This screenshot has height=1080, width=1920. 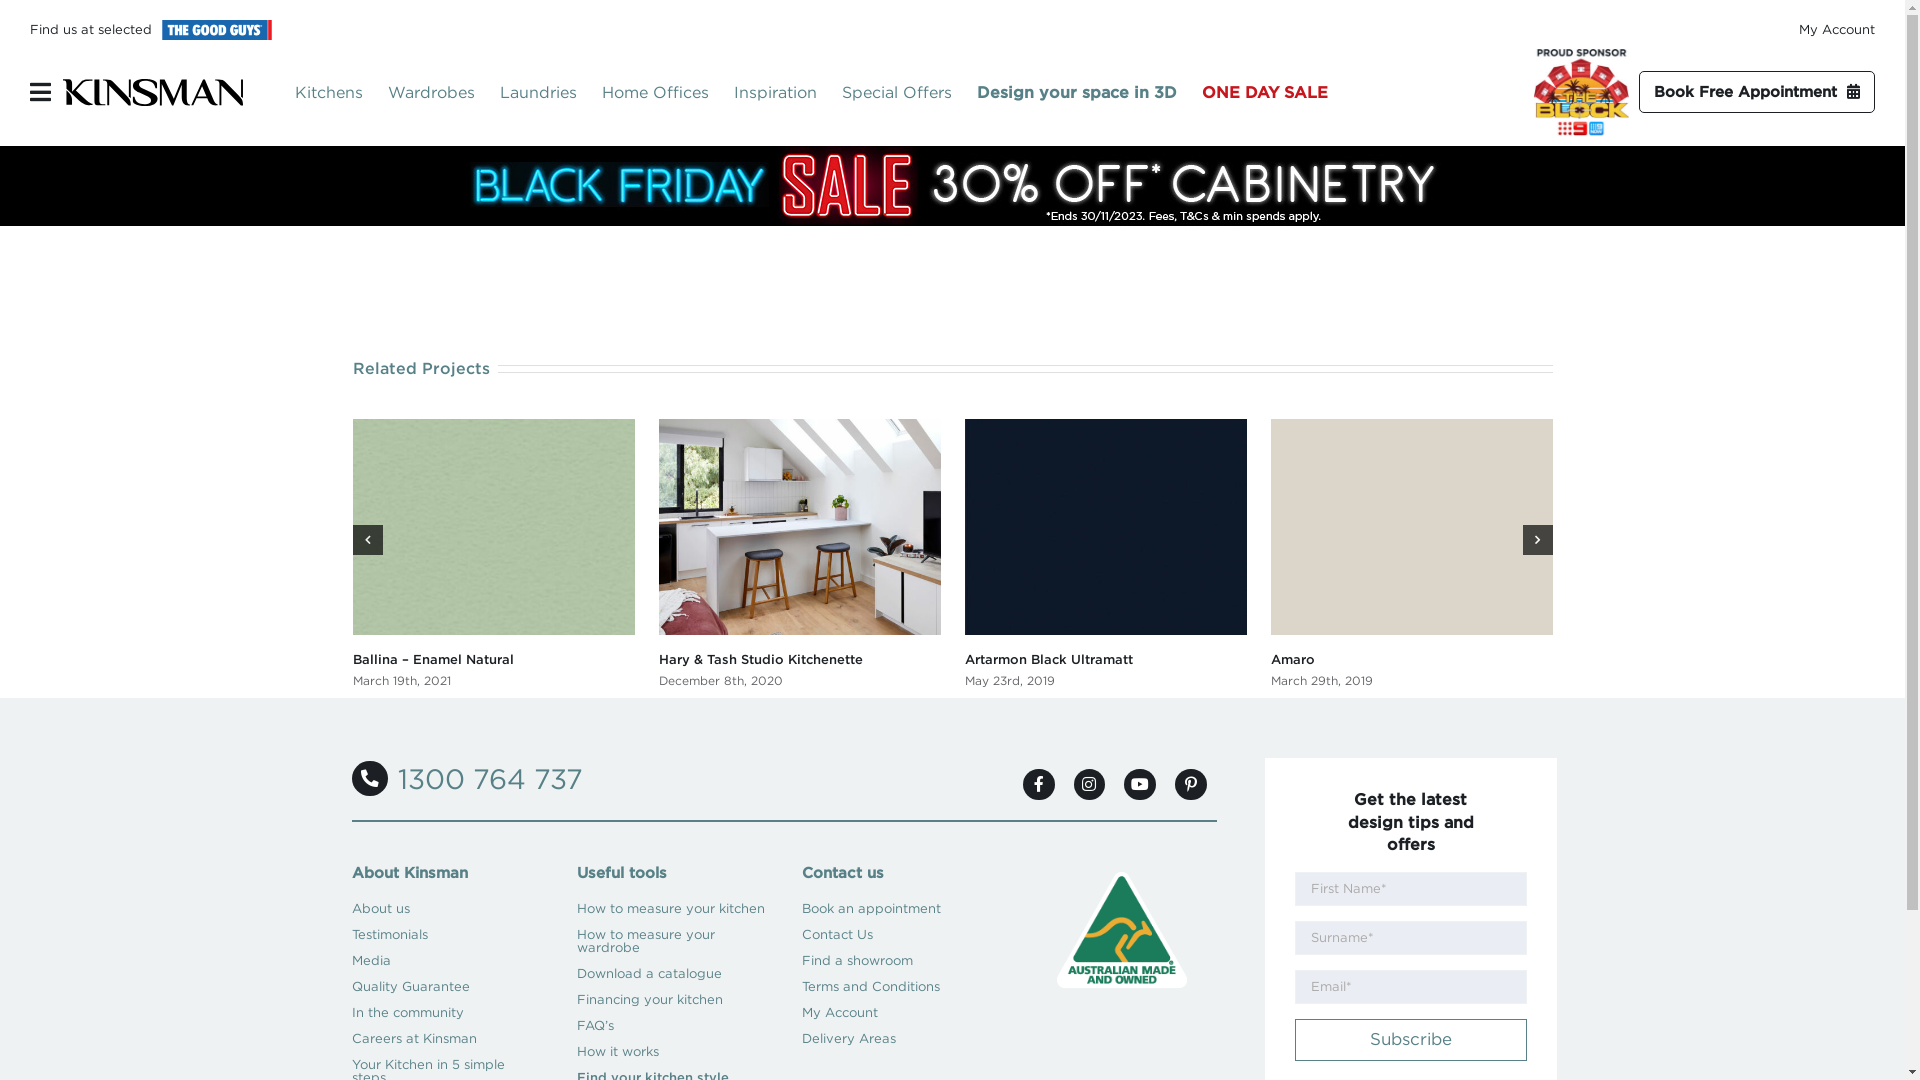 What do you see at coordinates (445, 1037) in the screenshot?
I see `'Careers at Kinsman'` at bounding box center [445, 1037].